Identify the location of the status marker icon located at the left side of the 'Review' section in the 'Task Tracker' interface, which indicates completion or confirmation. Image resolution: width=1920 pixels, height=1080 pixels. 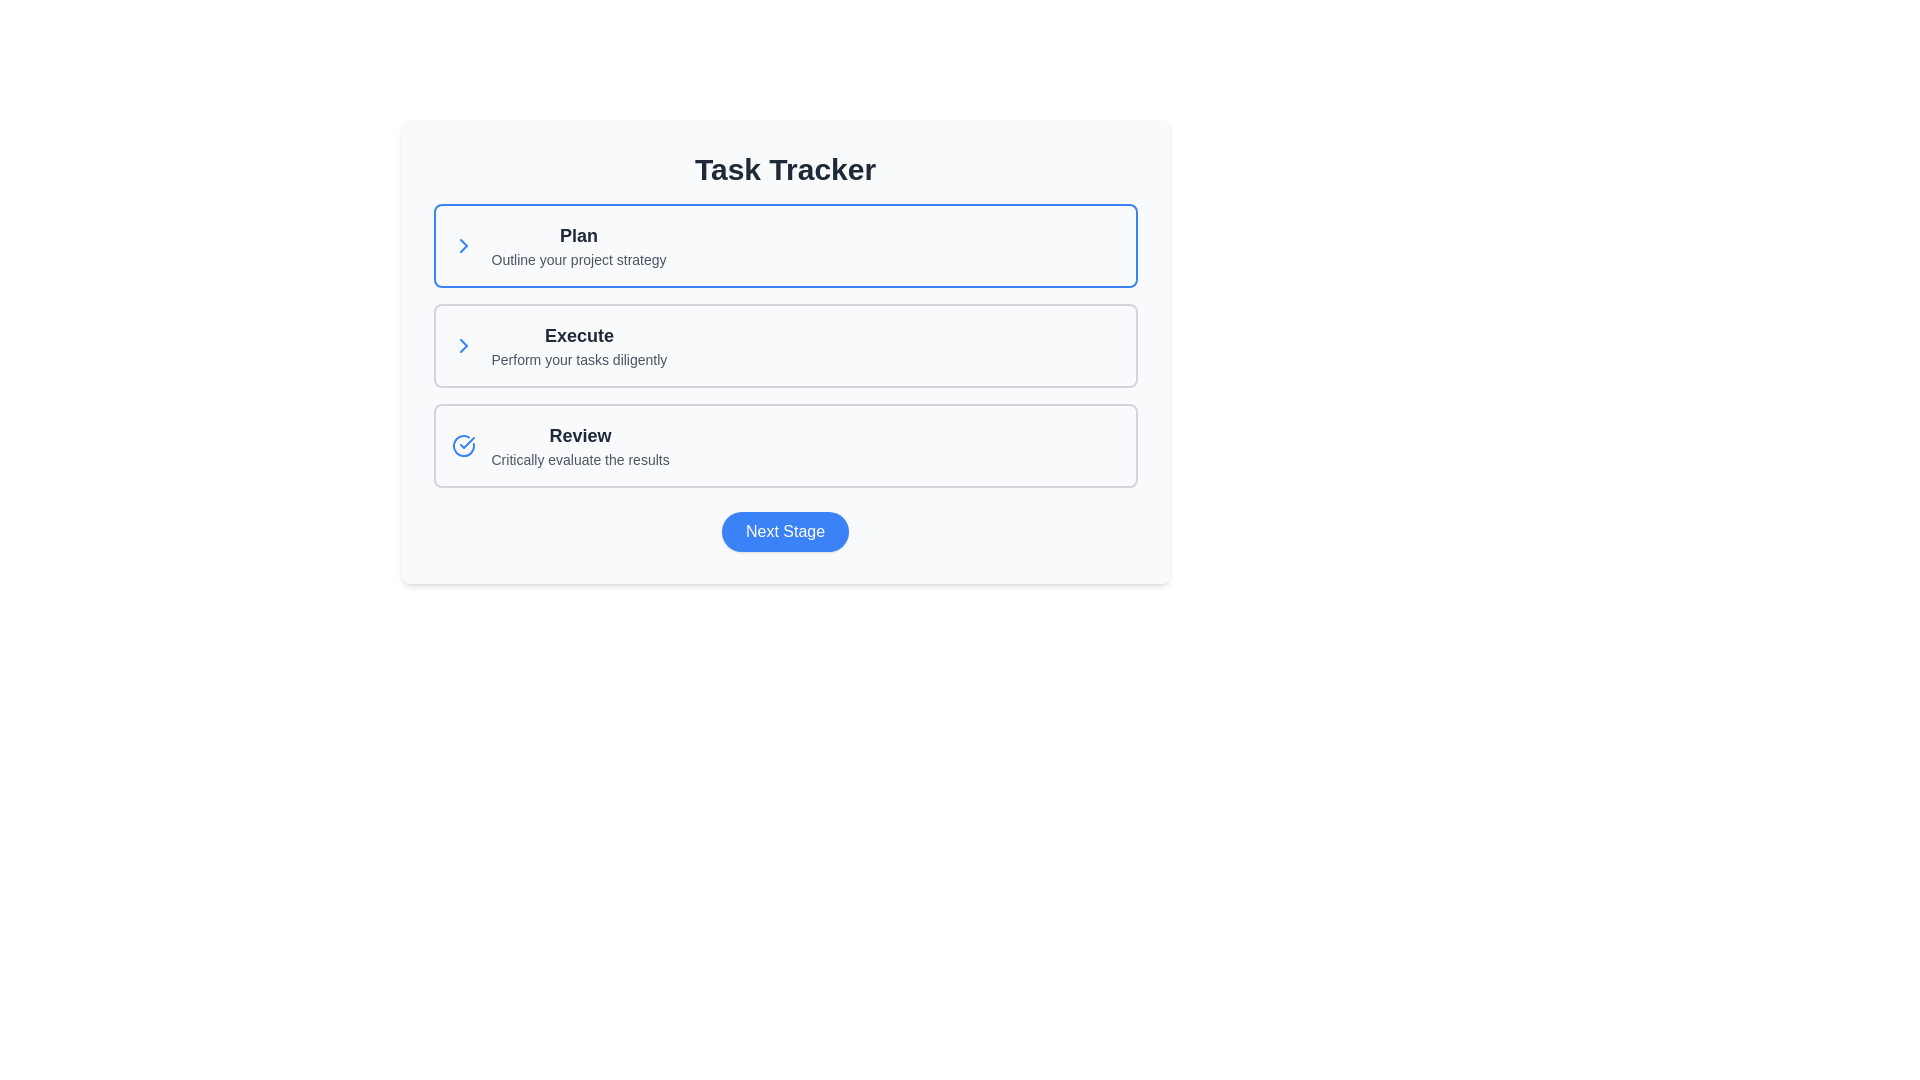
(462, 445).